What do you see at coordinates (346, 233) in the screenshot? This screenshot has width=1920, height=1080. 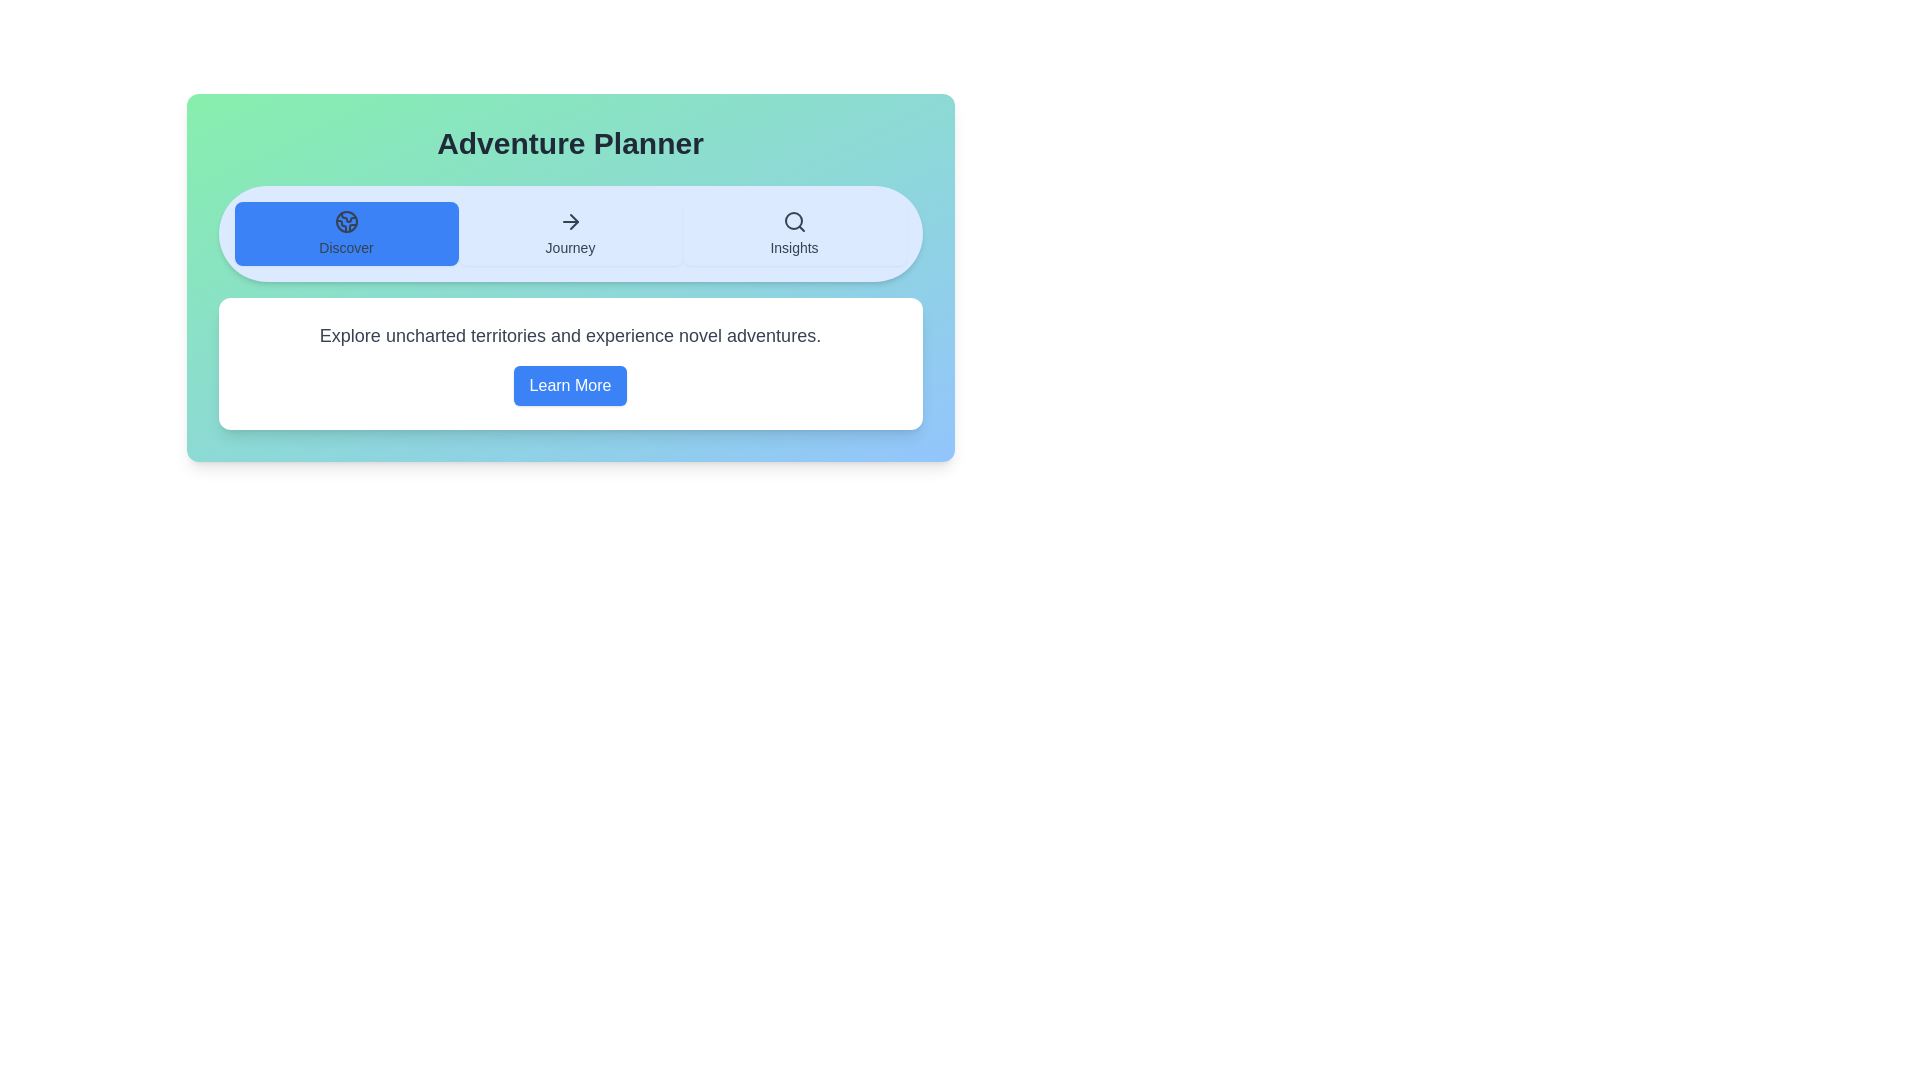 I see `the 'Discover' navigation button located to the far left of the three horizontal buttons` at bounding box center [346, 233].